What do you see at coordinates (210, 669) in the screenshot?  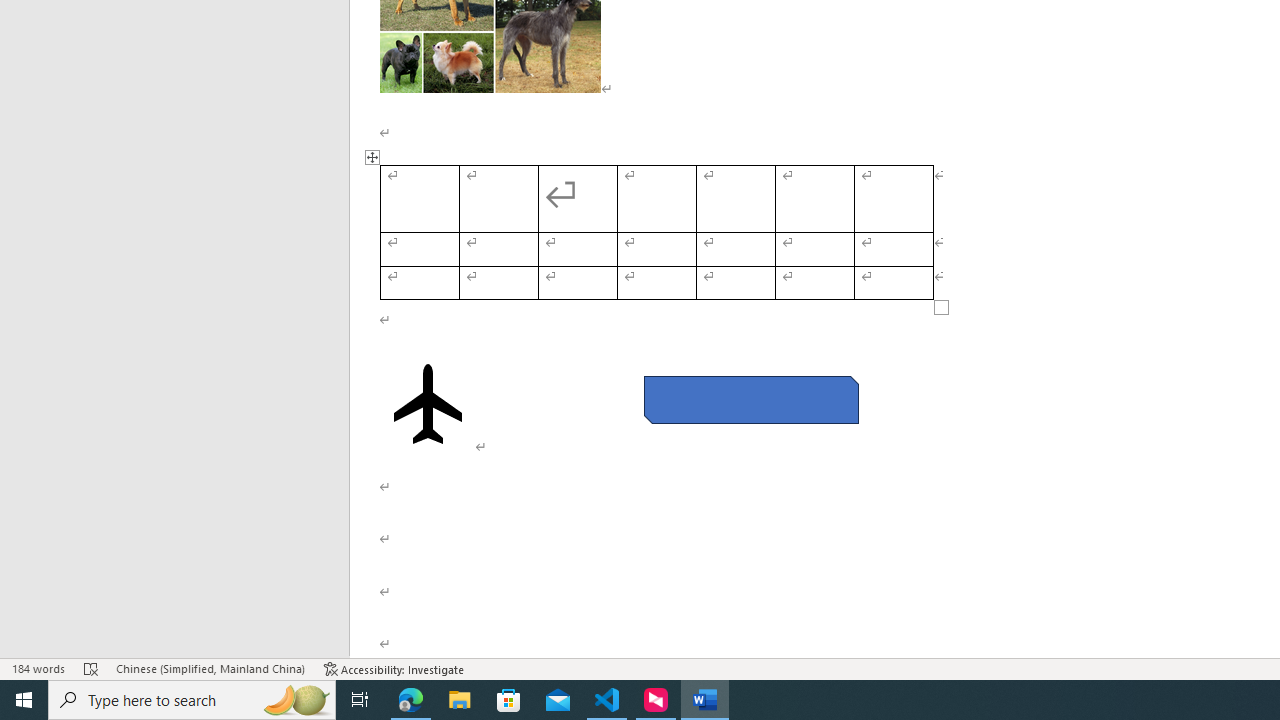 I see `'Language Chinese (Simplified, Mainland China)'` at bounding box center [210, 669].